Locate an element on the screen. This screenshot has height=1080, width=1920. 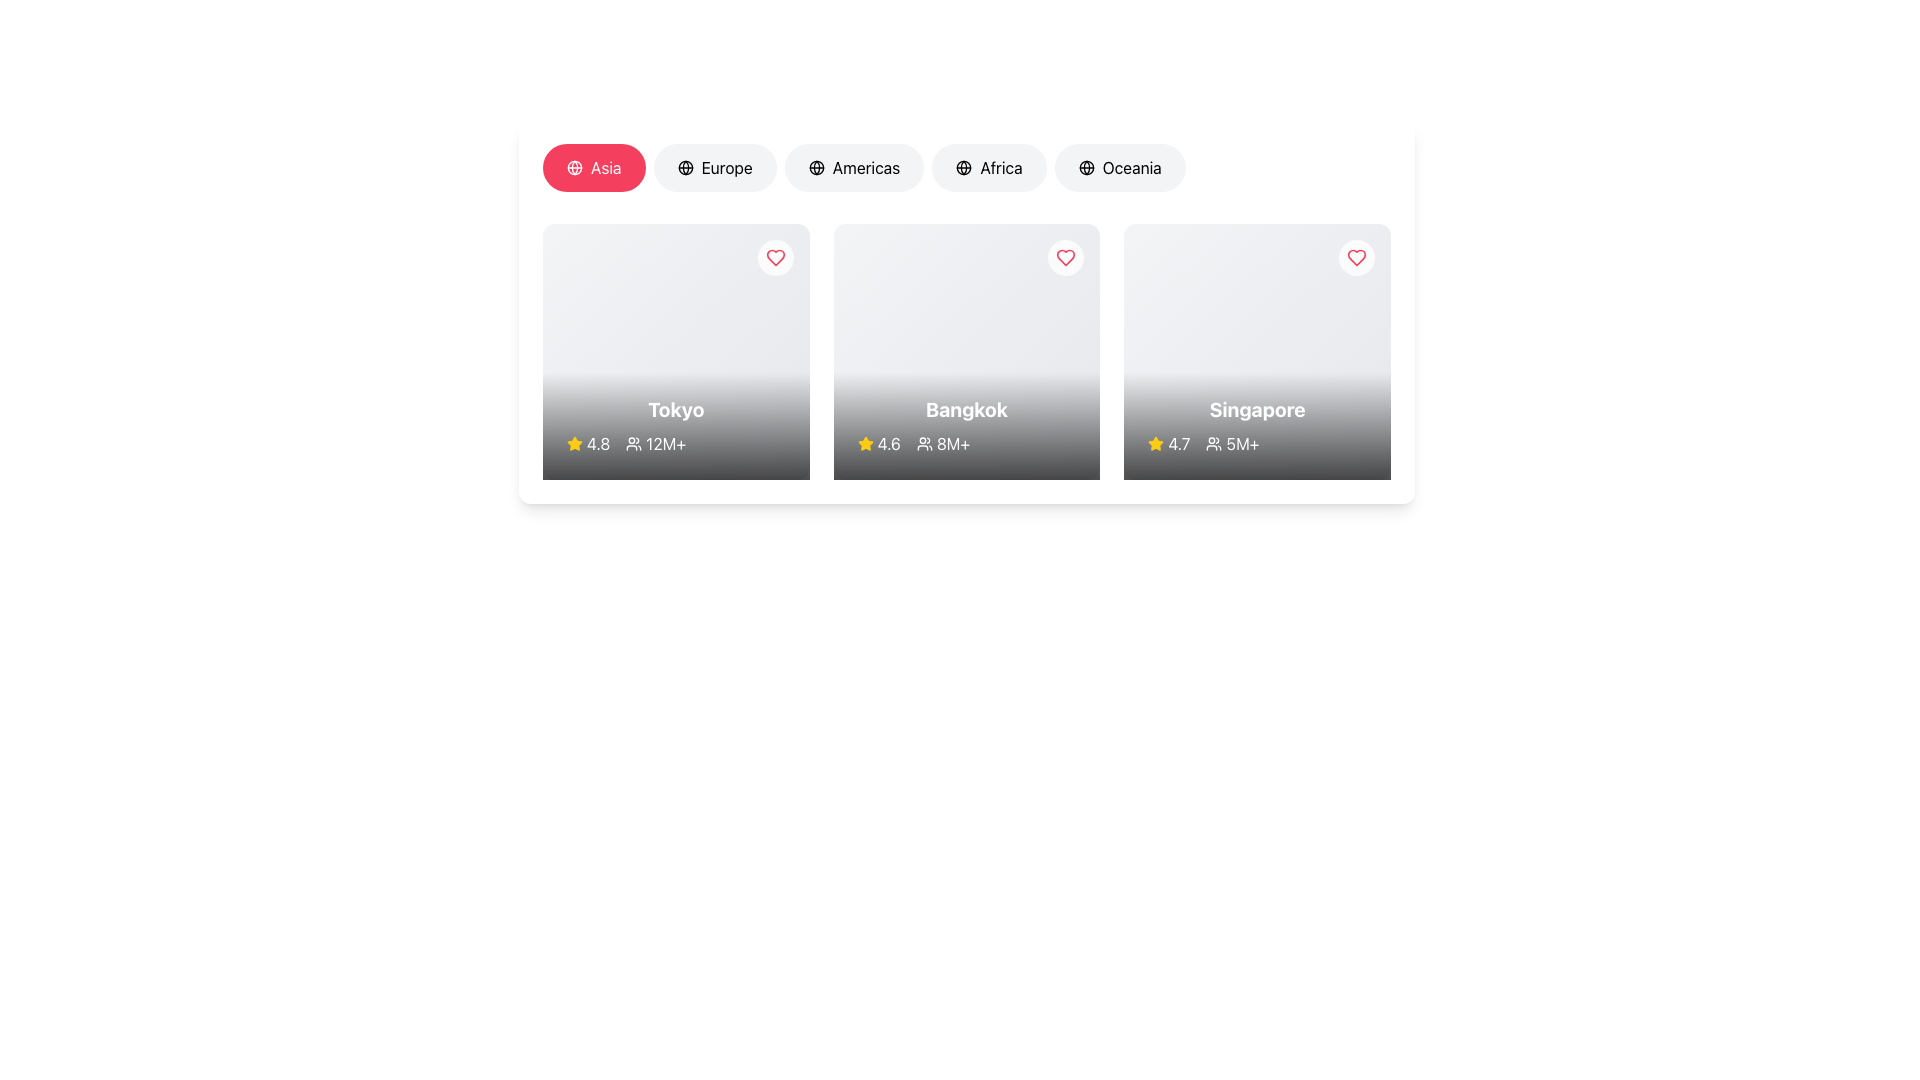
the rating display component for the item 'Bangkok', which is located in the lower-left side of its card and visually represents the numerical rating with a star icon is located at coordinates (879, 442).